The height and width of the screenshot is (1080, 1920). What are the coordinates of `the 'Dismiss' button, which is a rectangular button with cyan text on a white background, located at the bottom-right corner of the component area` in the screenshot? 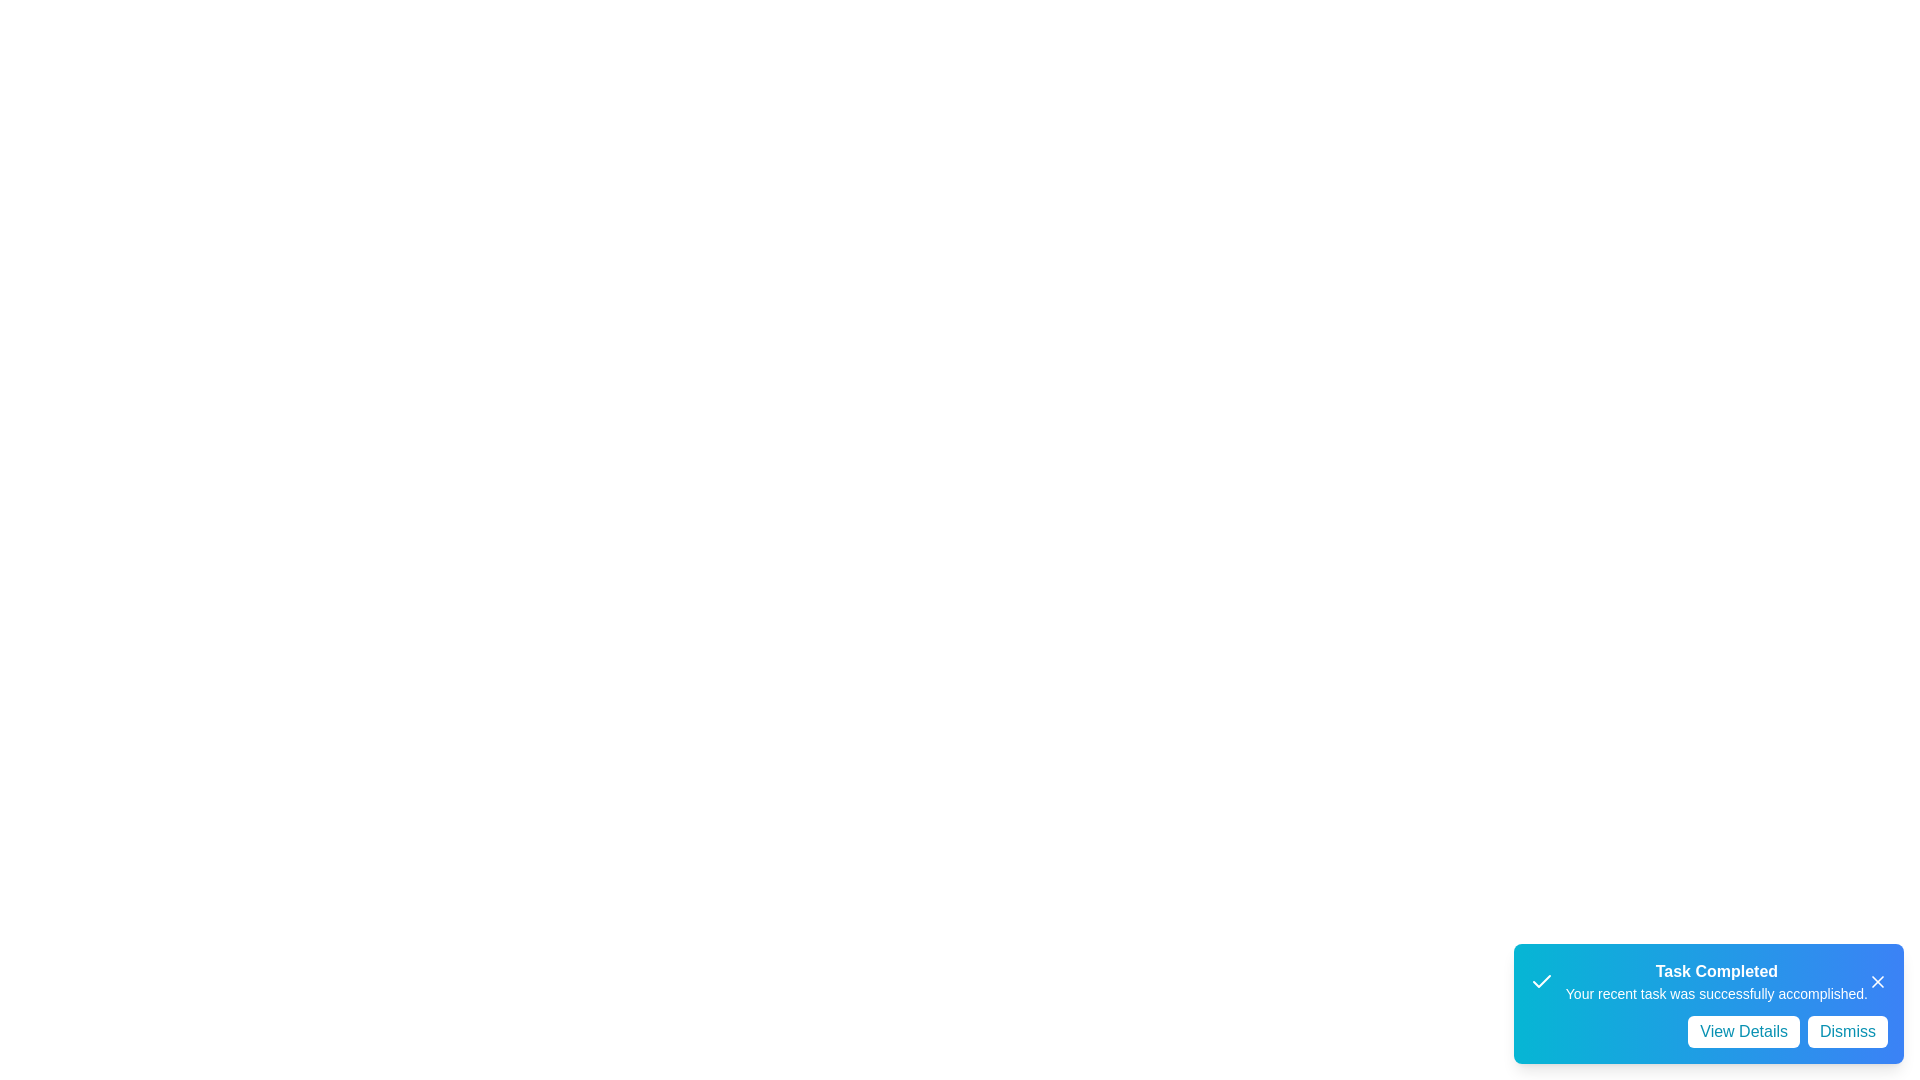 It's located at (1847, 1032).